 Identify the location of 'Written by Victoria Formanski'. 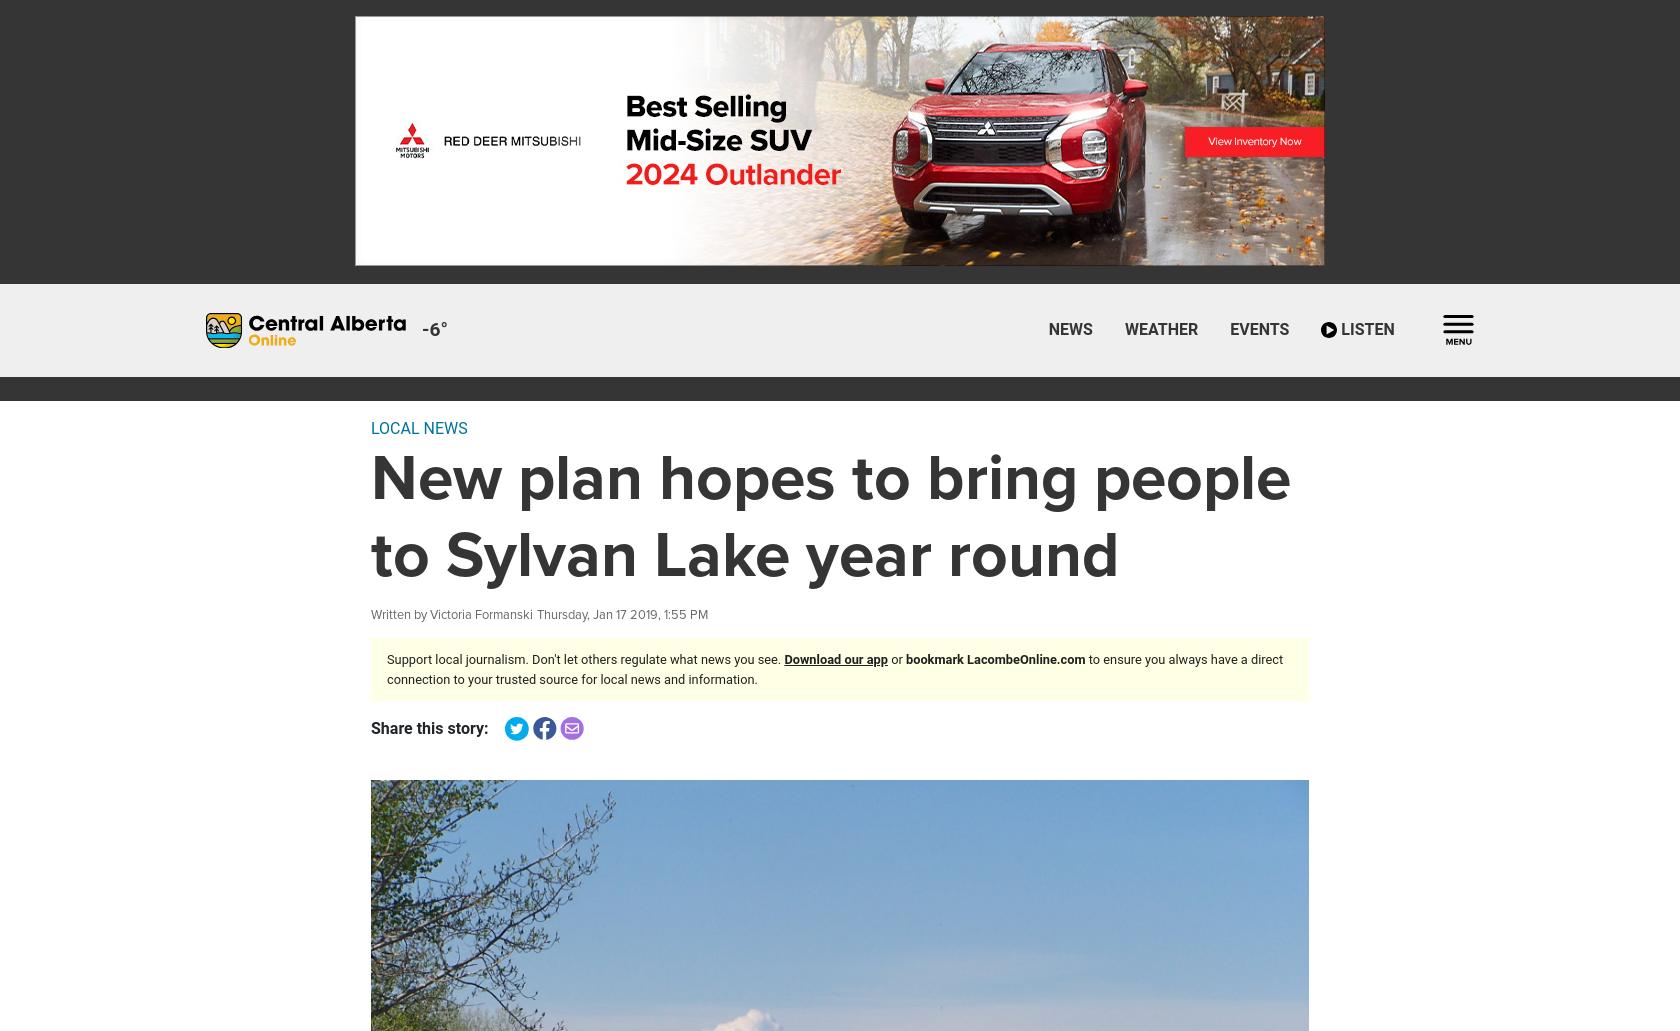
(451, 613).